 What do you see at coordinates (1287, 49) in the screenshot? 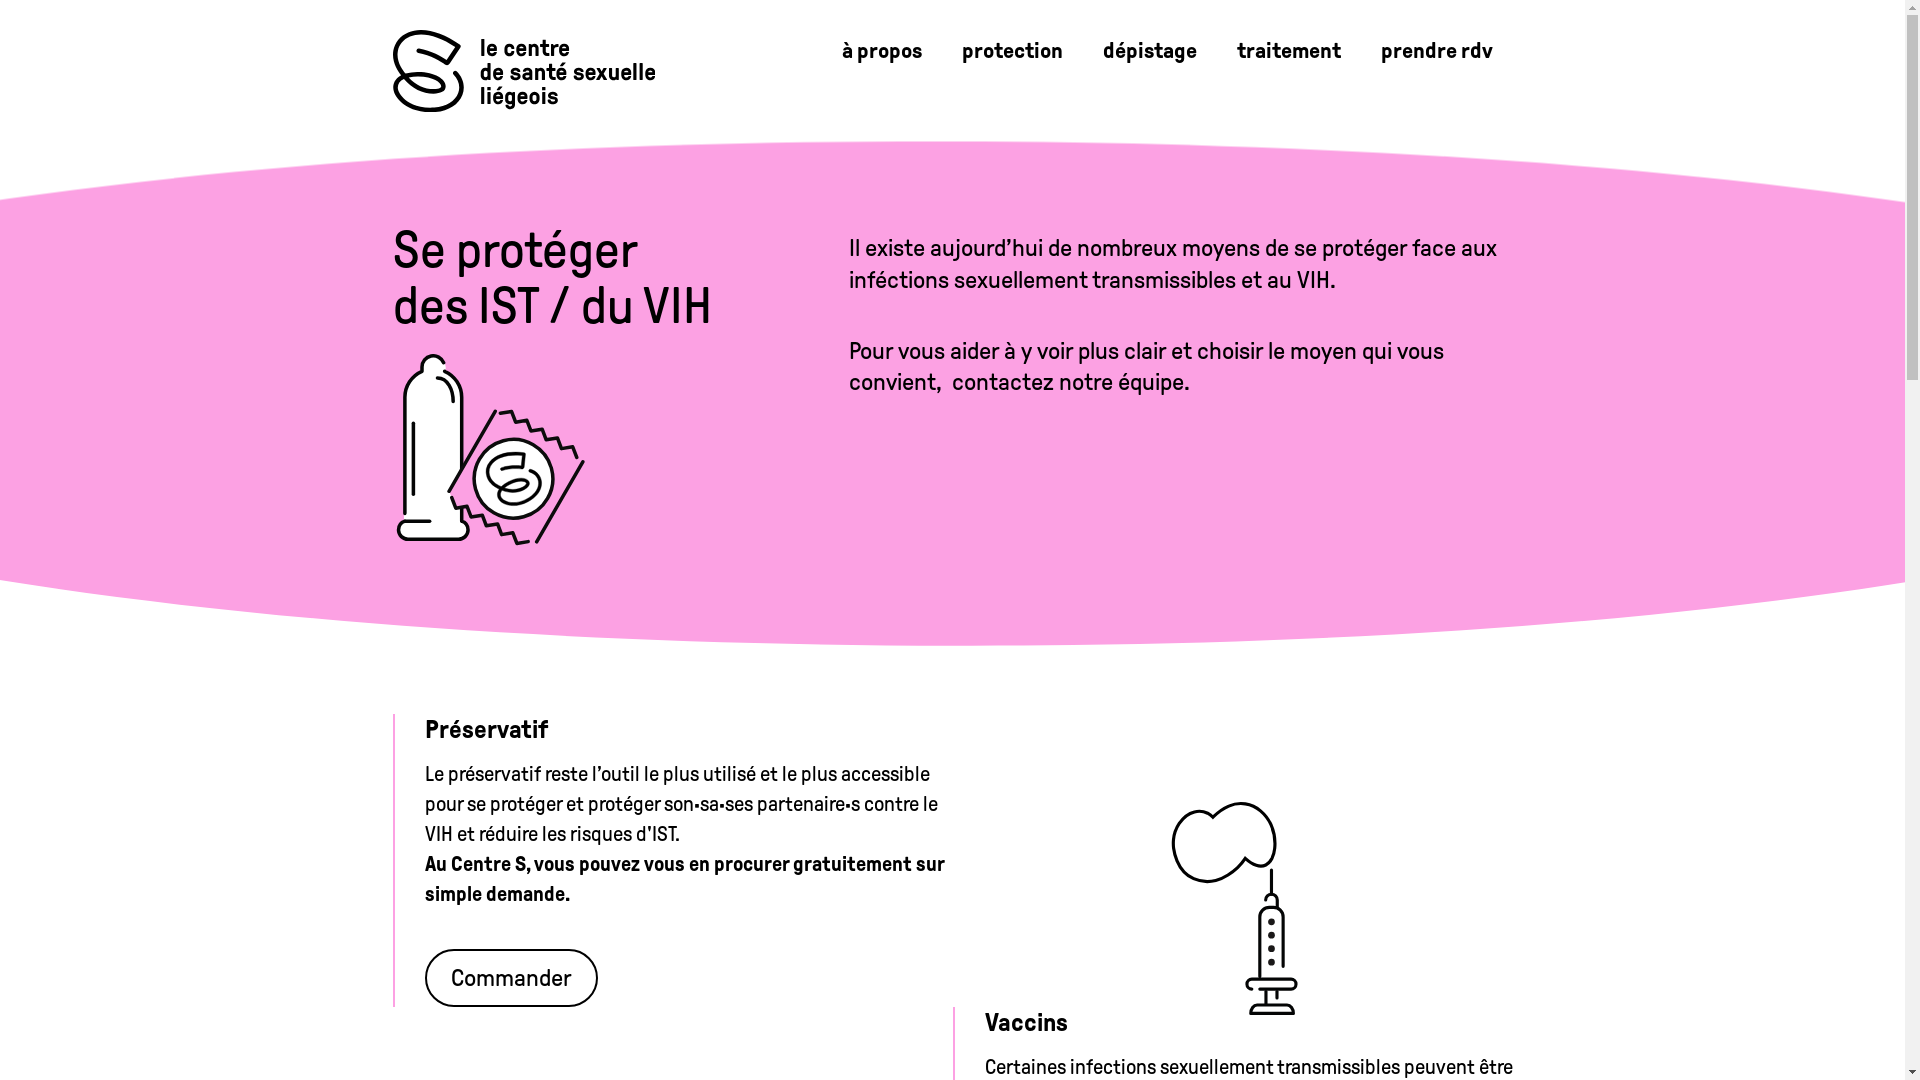
I see `'traitement'` at bounding box center [1287, 49].